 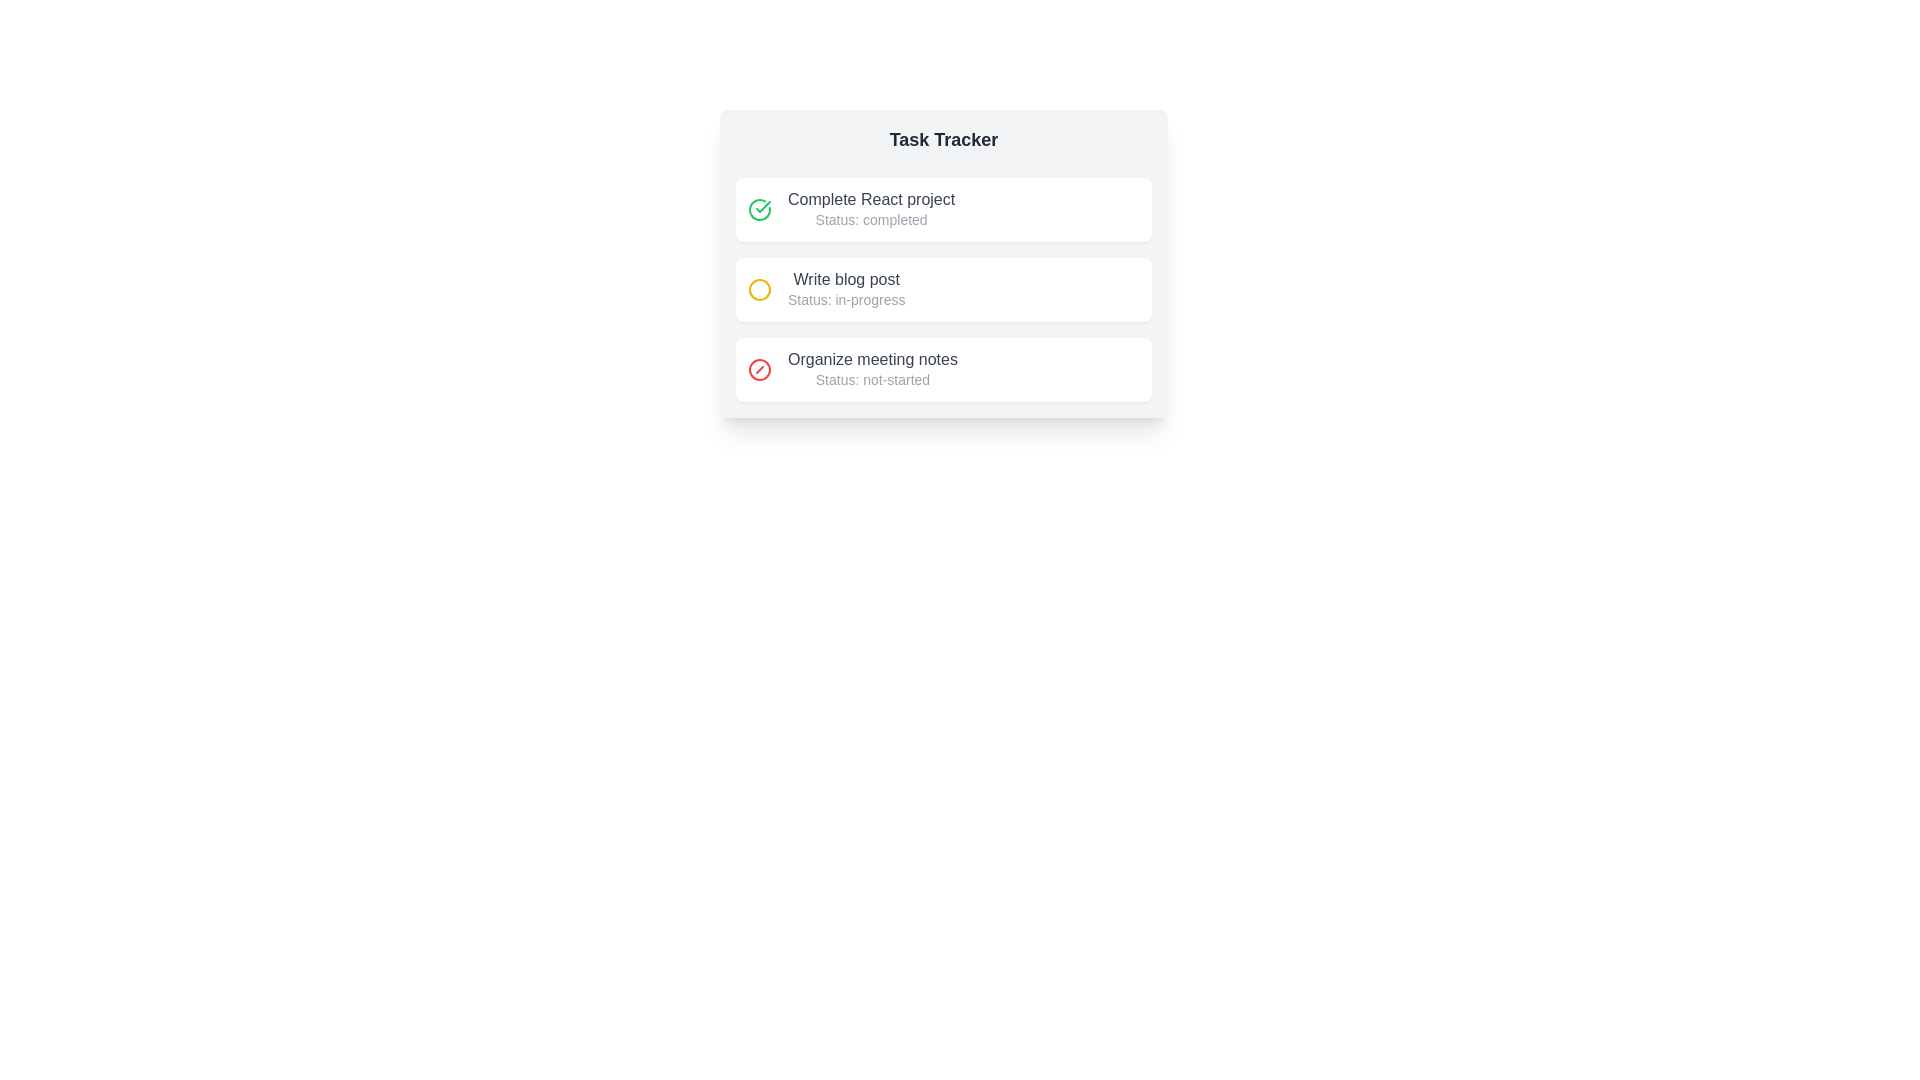 What do you see at coordinates (943, 370) in the screenshot?
I see `the Informational card with the title 'Organize meeting notes' and status 'not-started', which is the third card in a vertical stack of task cards` at bounding box center [943, 370].